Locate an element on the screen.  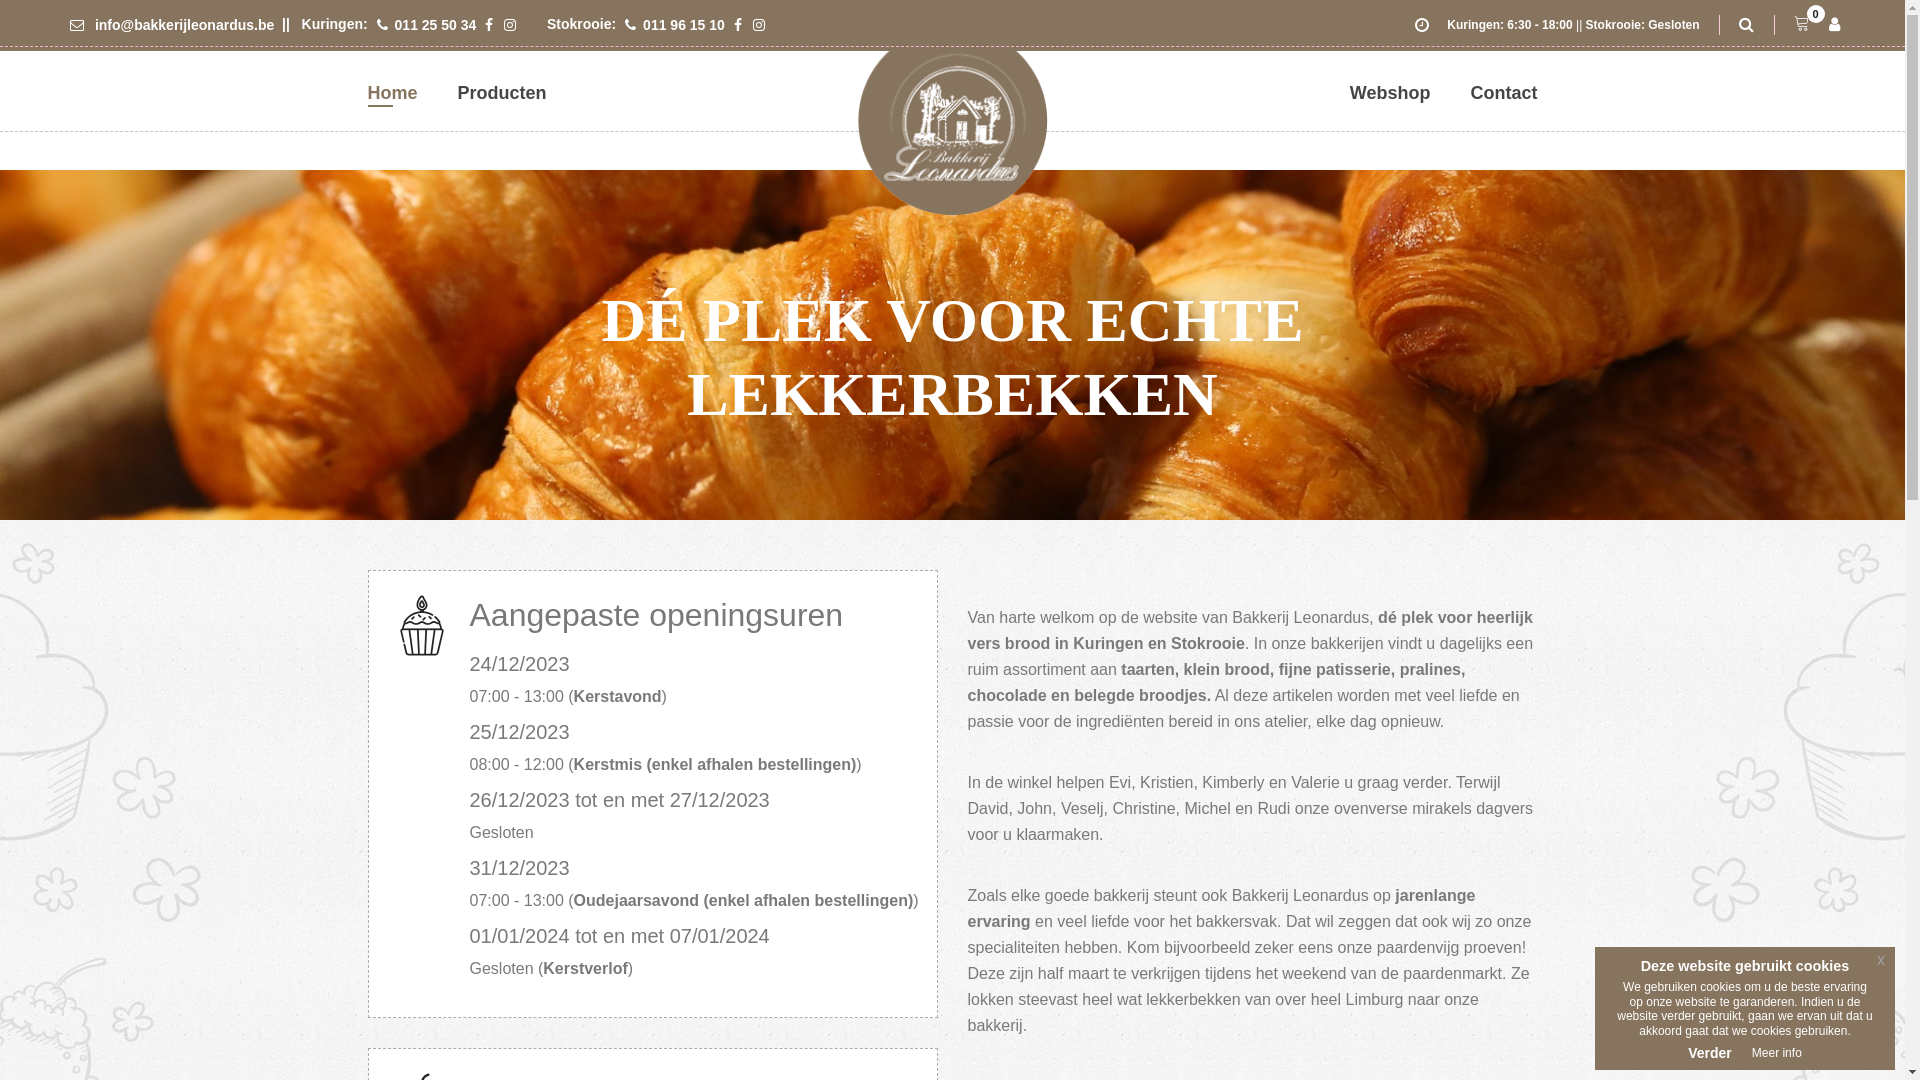
'info@bakkerijleonardus.be' is located at coordinates (172, 24).